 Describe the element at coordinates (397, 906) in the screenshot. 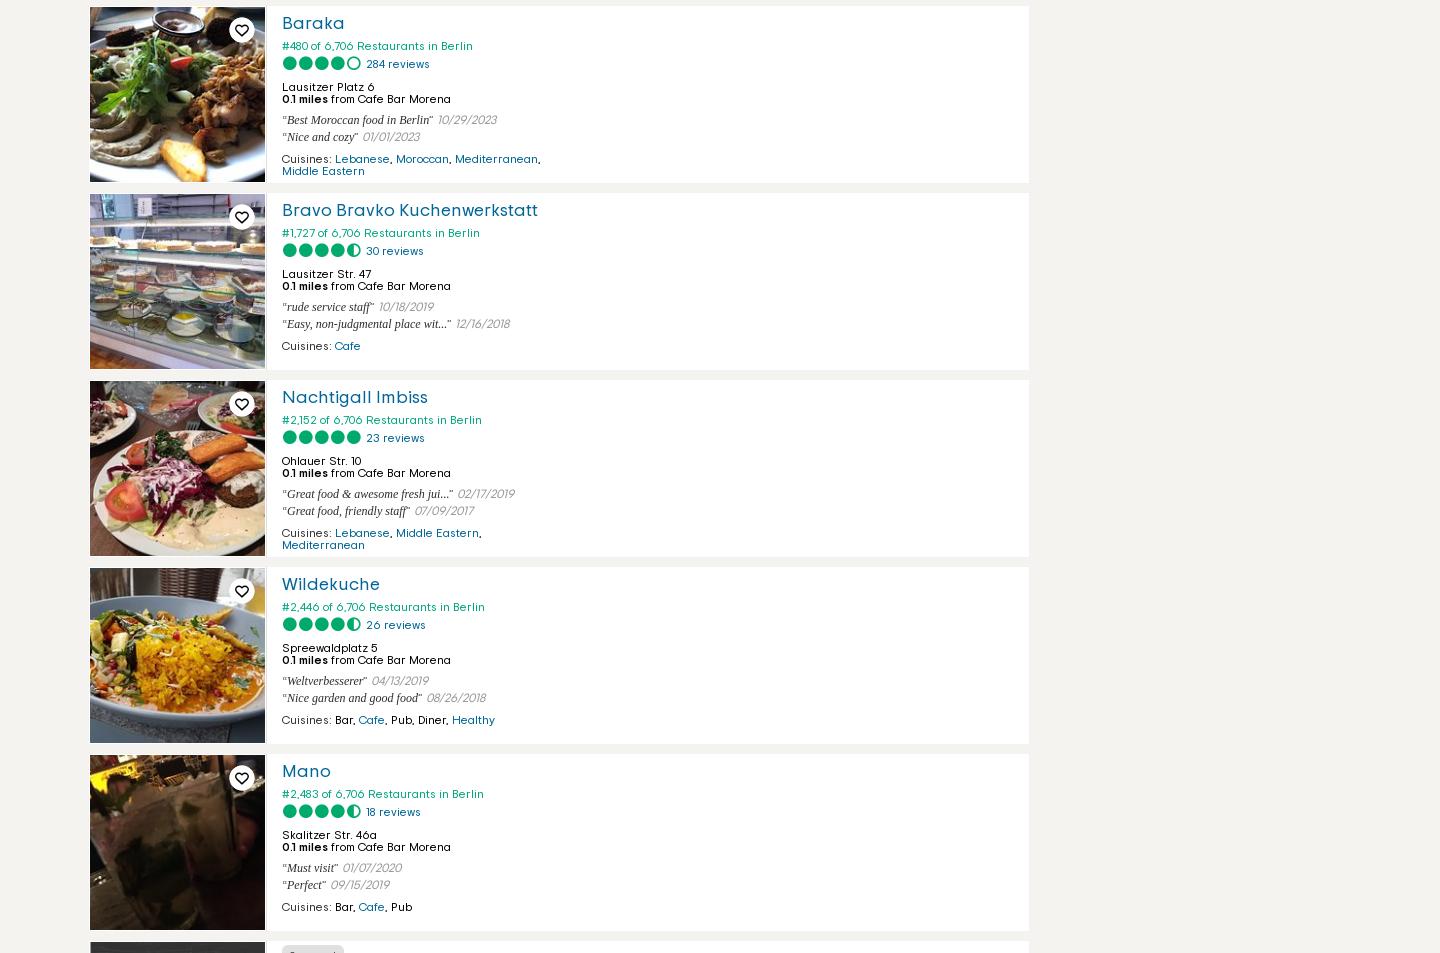

I see `', Pub'` at that location.